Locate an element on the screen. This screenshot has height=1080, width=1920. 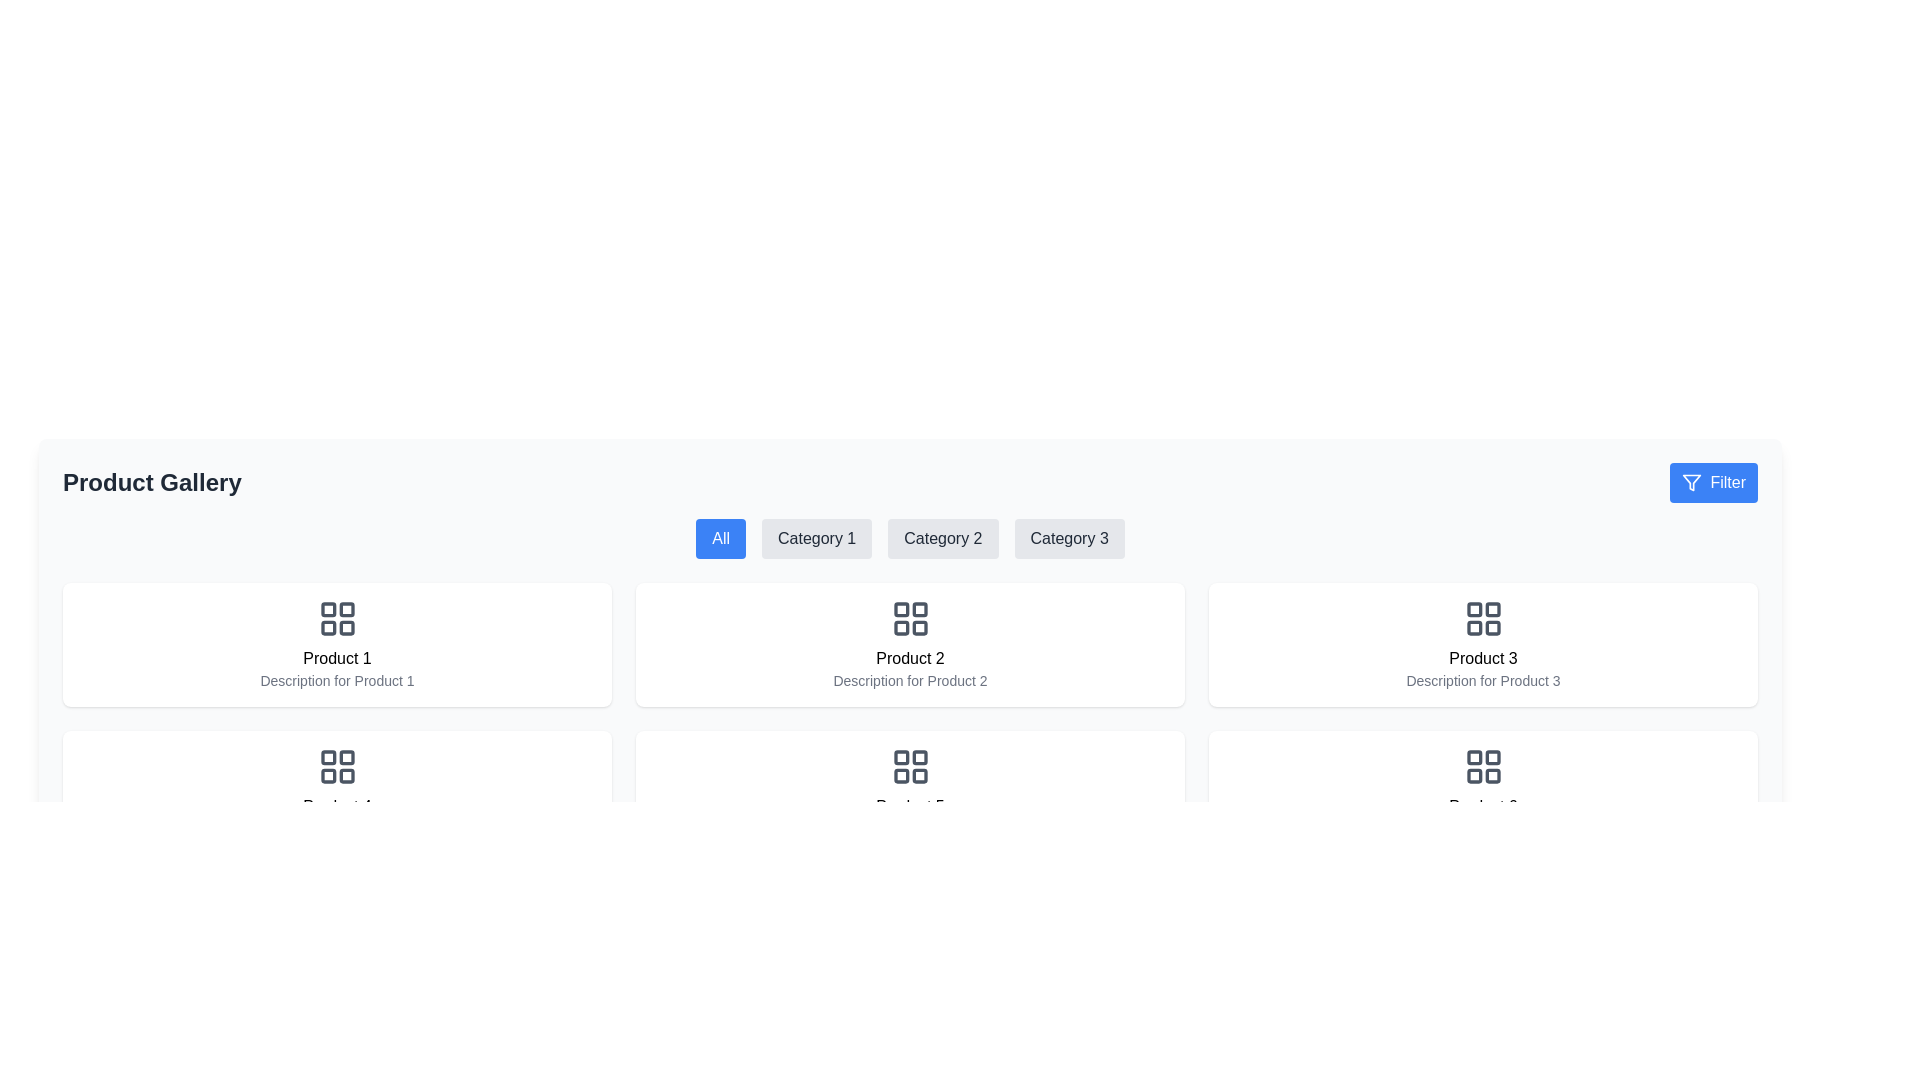
descriptive text label located within the product card for 'Product 3', which is the second textual element following the title is located at coordinates (1483, 680).